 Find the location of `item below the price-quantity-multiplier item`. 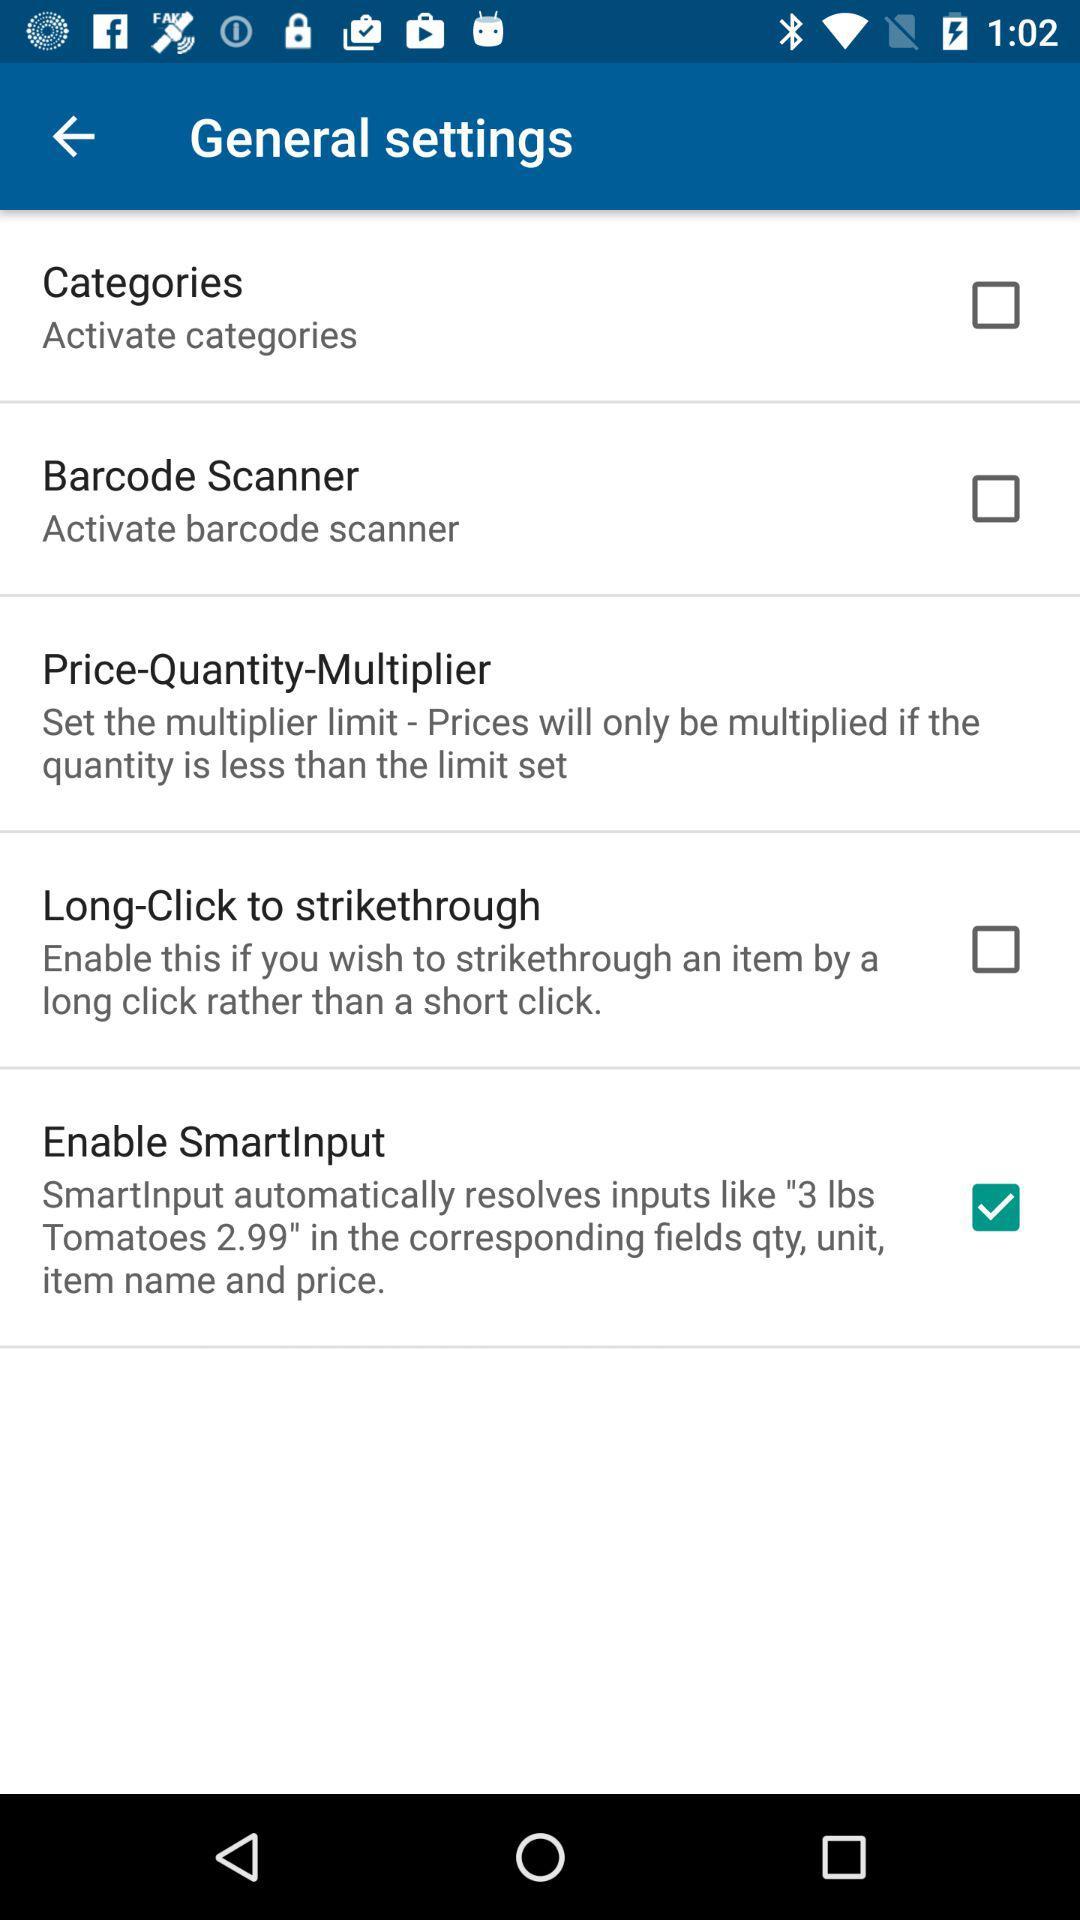

item below the price-quantity-multiplier item is located at coordinates (540, 741).